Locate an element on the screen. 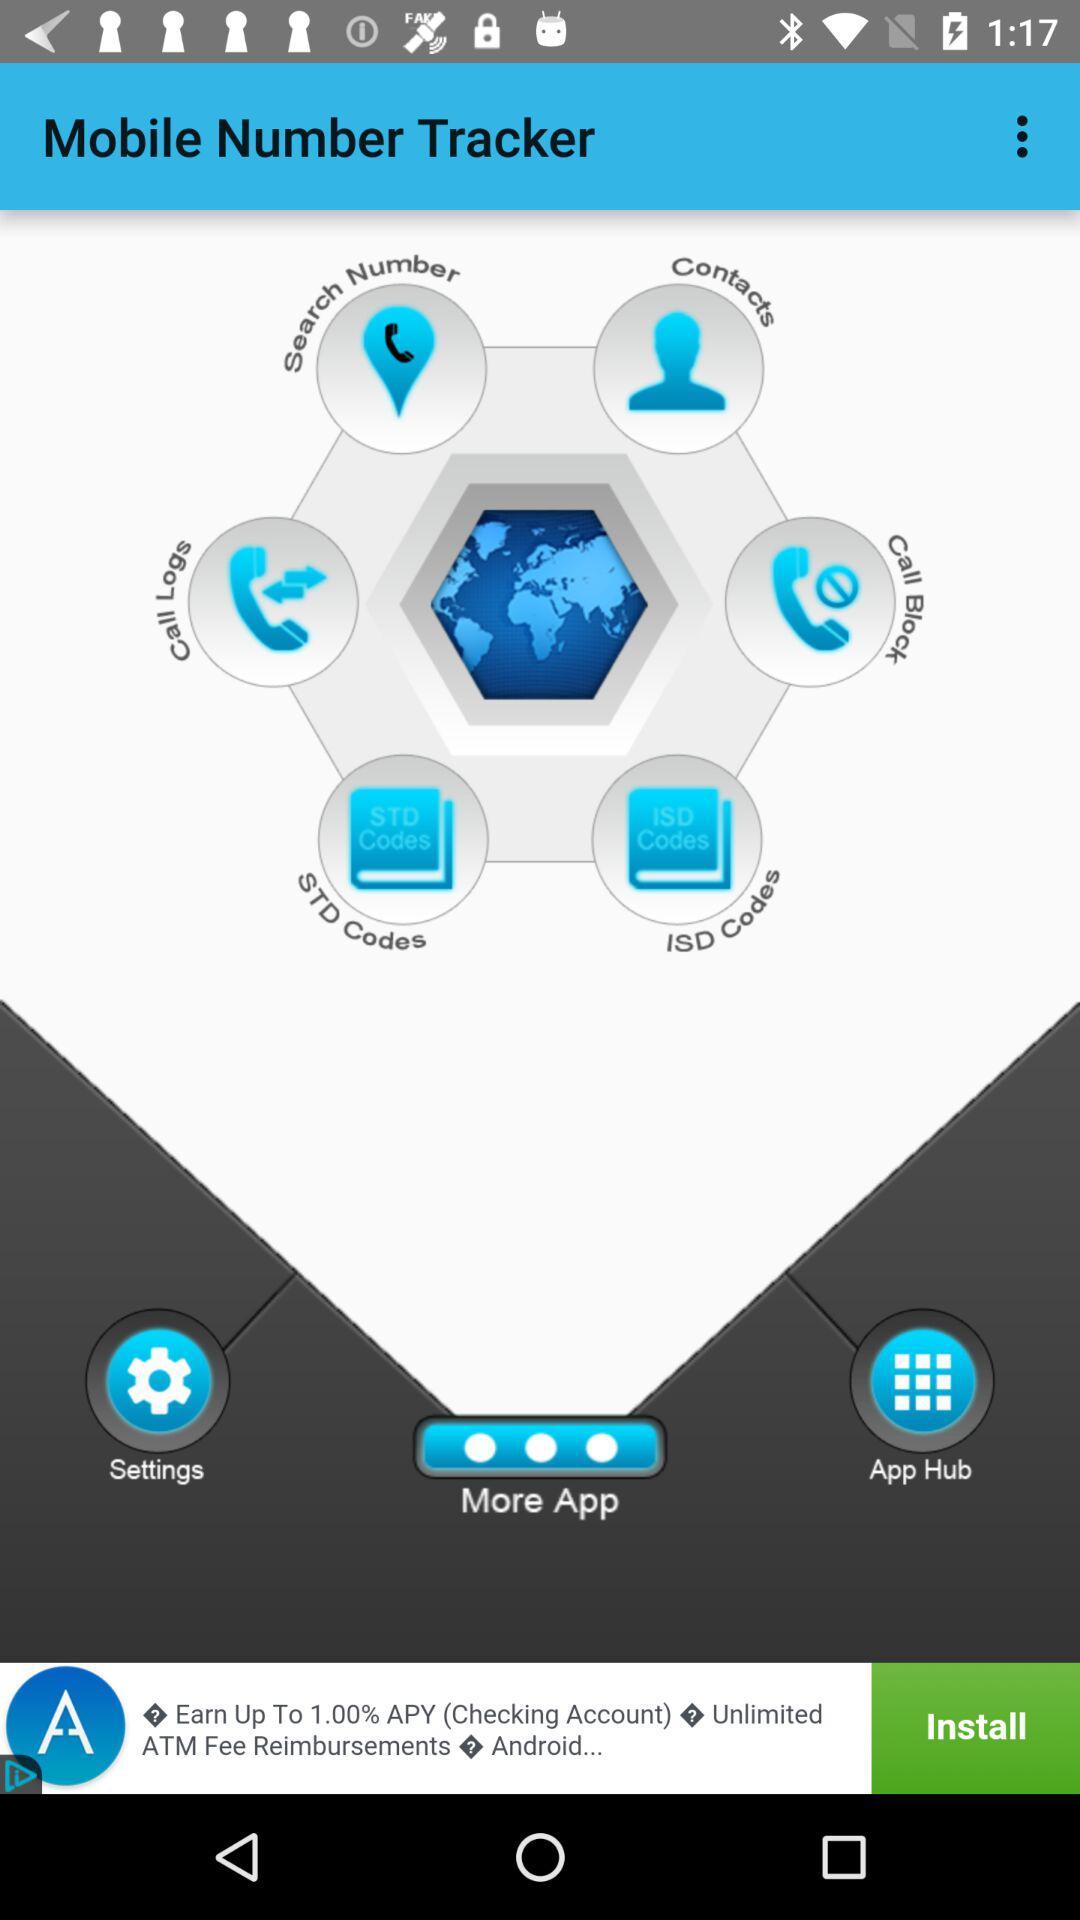 The width and height of the screenshot is (1080, 1920). call logs is located at coordinates (277, 597).